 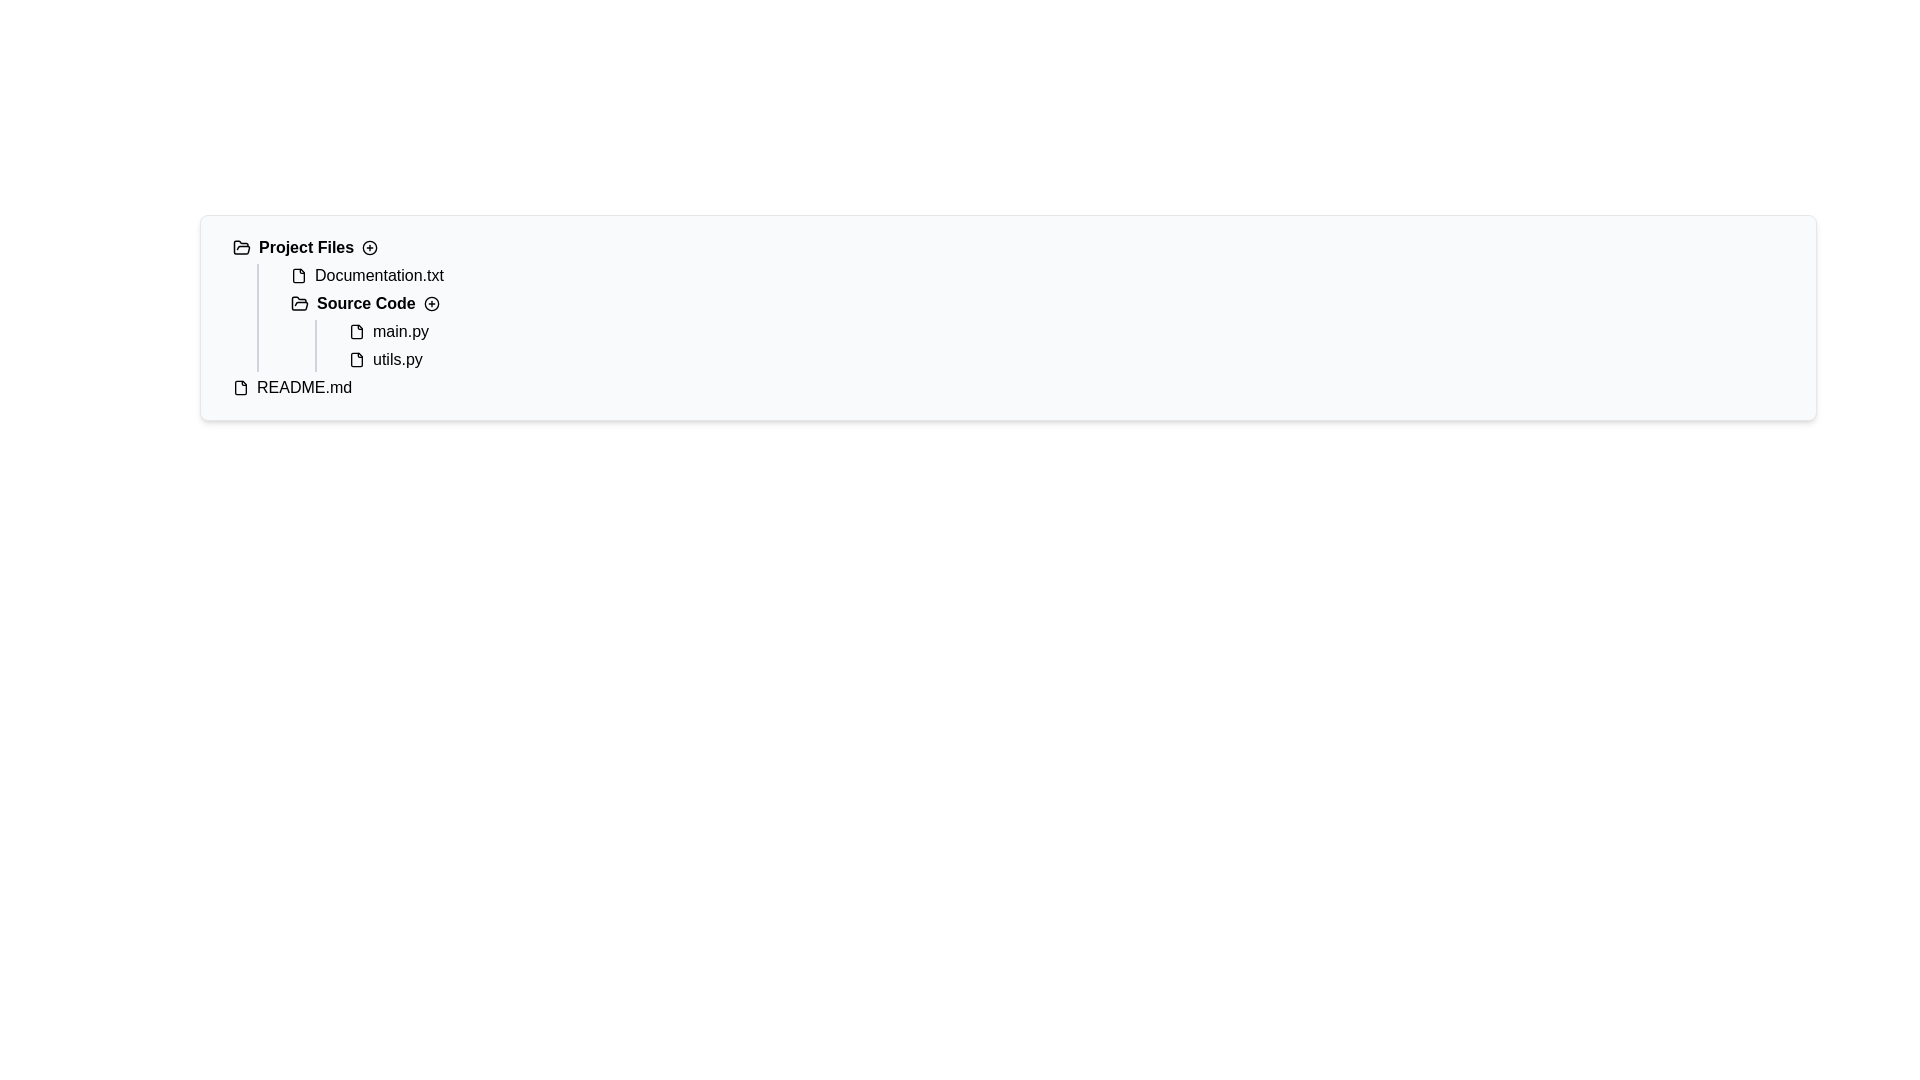 What do you see at coordinates (397, 358) in the screenshot?
I see `the text label representing the file named 'utils.py' in the file navigation tree` at bounding box center [397, 358].